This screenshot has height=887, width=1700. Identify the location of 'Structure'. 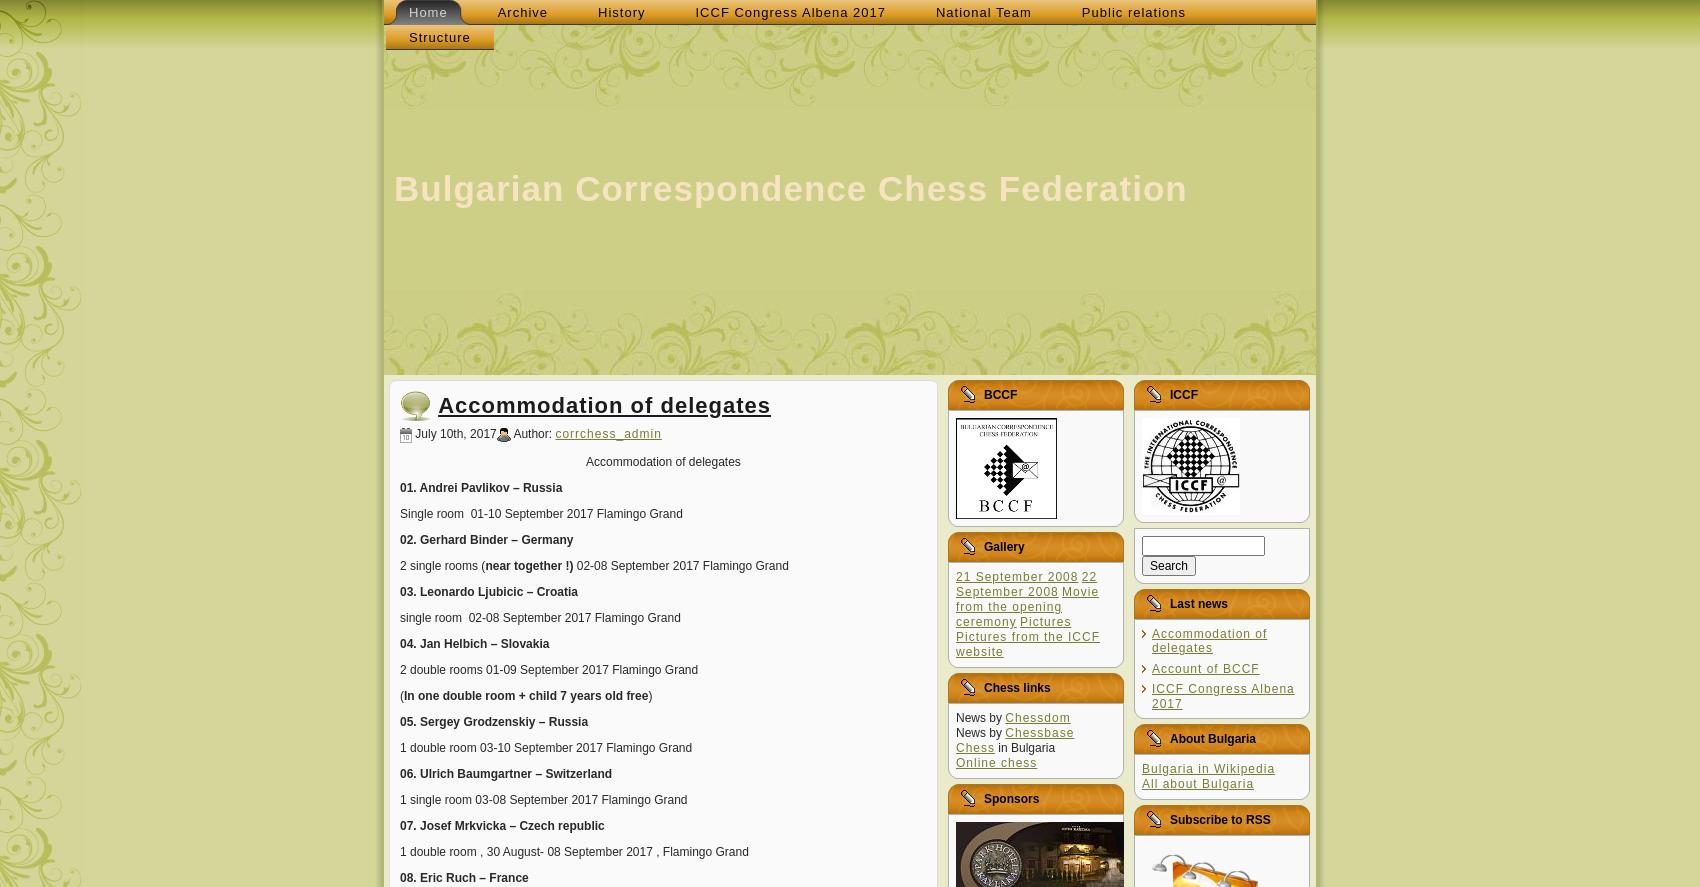
(439, 37).